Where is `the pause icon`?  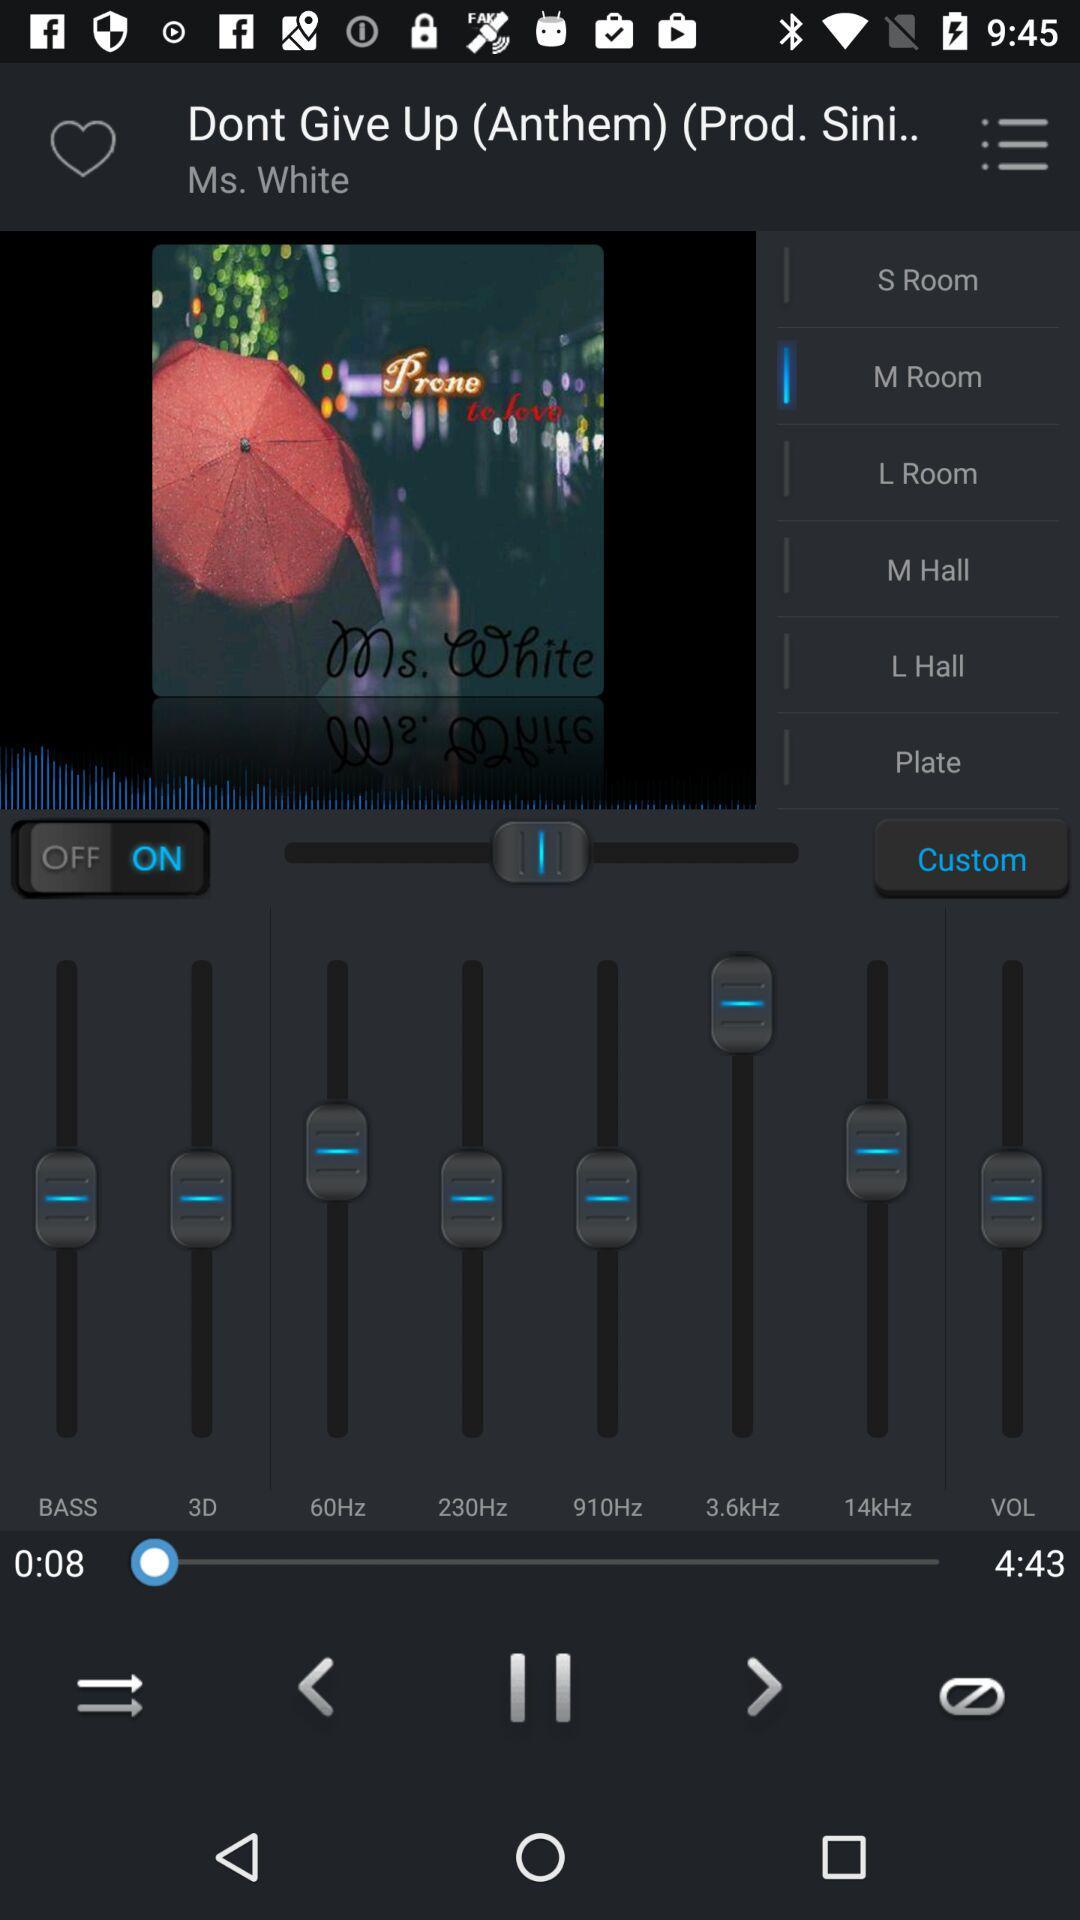
the pause icon is located at coordinates (540, 1692).